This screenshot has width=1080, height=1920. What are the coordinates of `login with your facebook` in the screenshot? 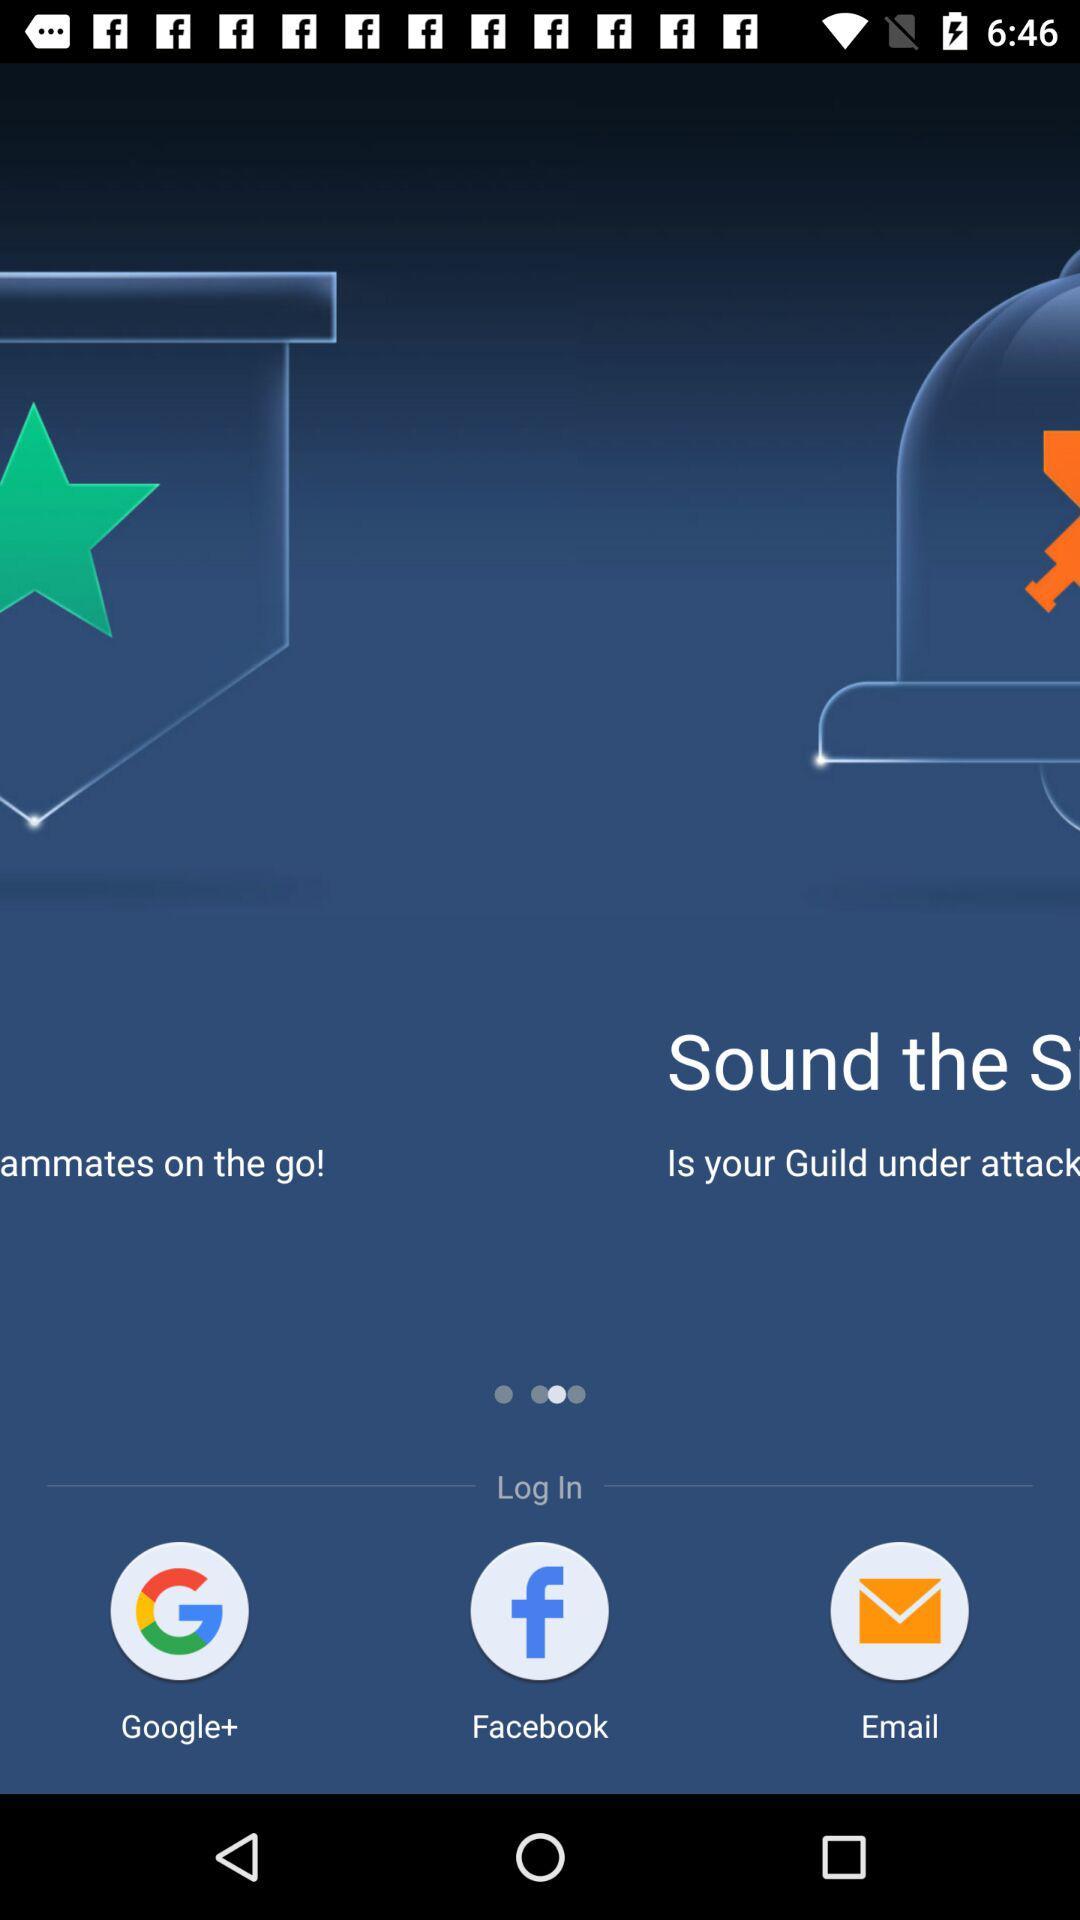 It's located at (538, 1613).